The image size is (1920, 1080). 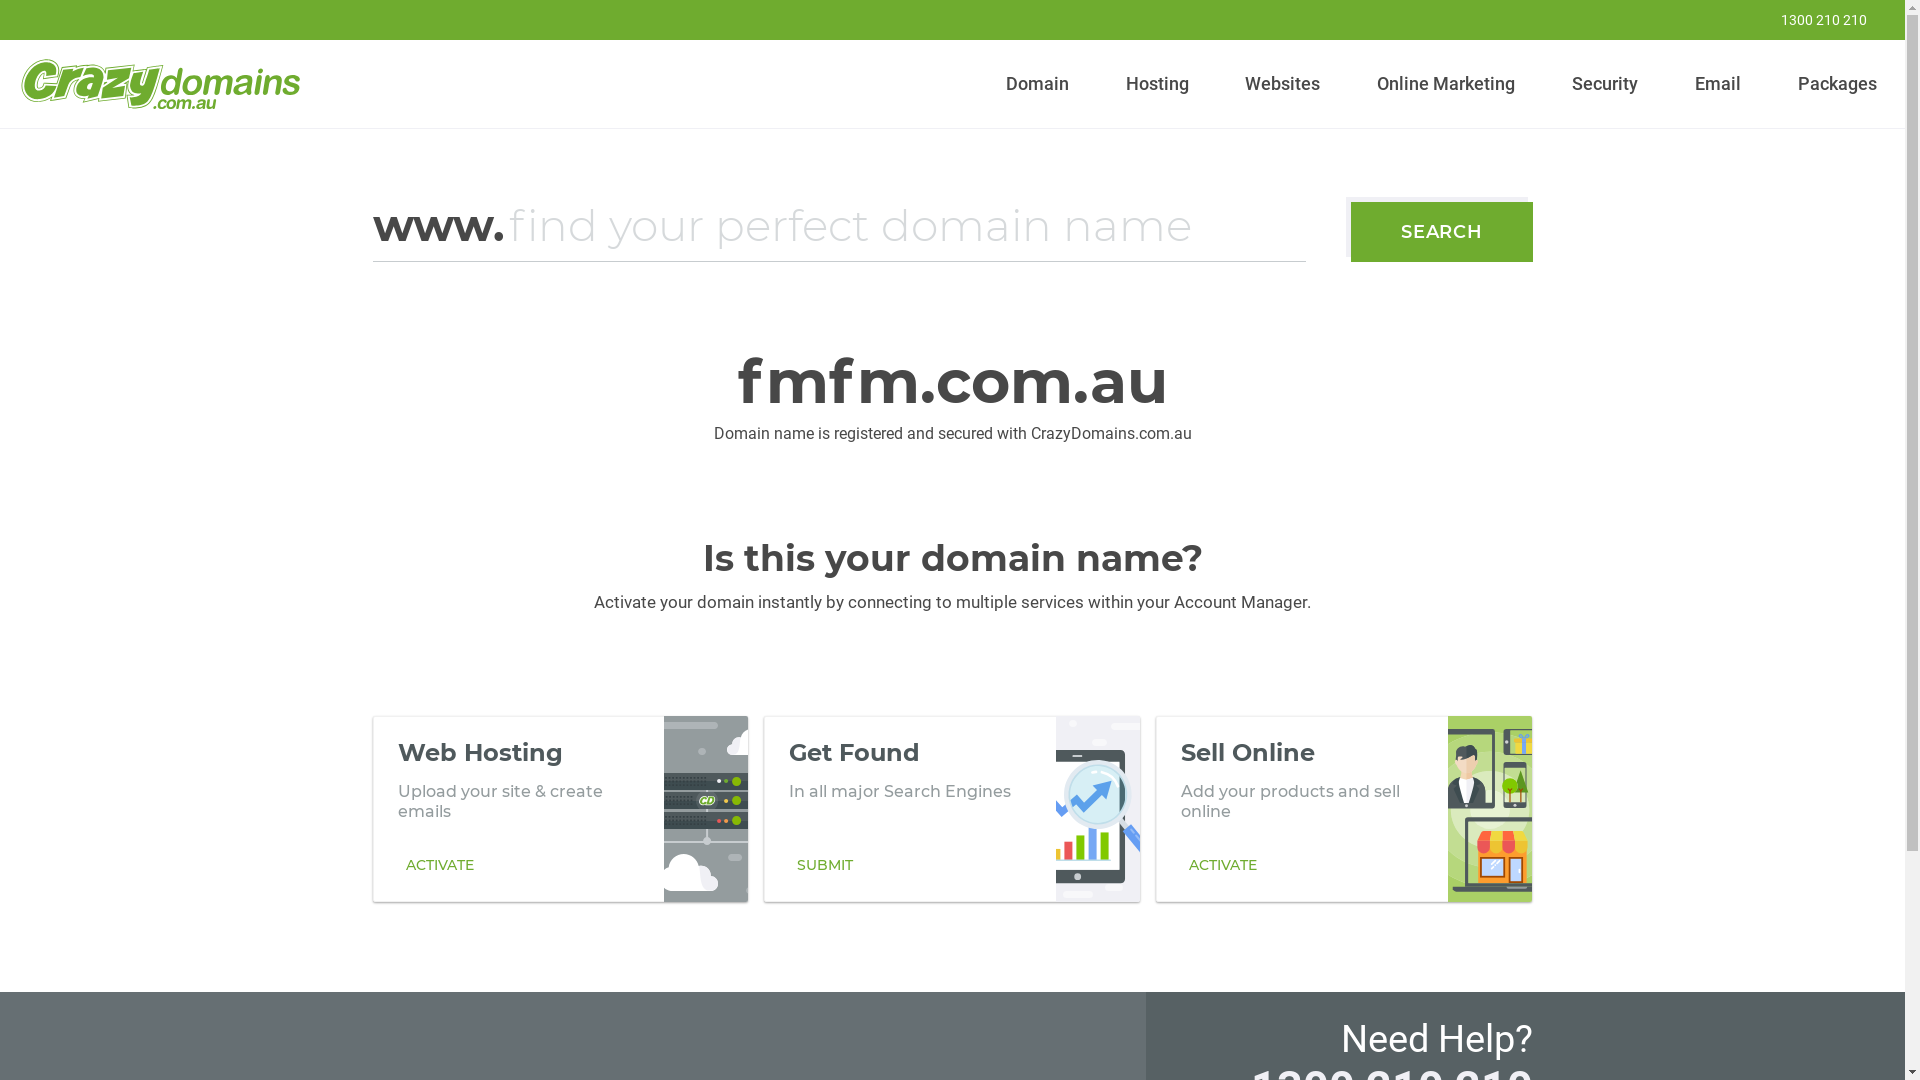 What do you see at coordinates (1736, 19) in the screenshot?
I see `'1300 210 210'` at bounding box center [1736, 19].